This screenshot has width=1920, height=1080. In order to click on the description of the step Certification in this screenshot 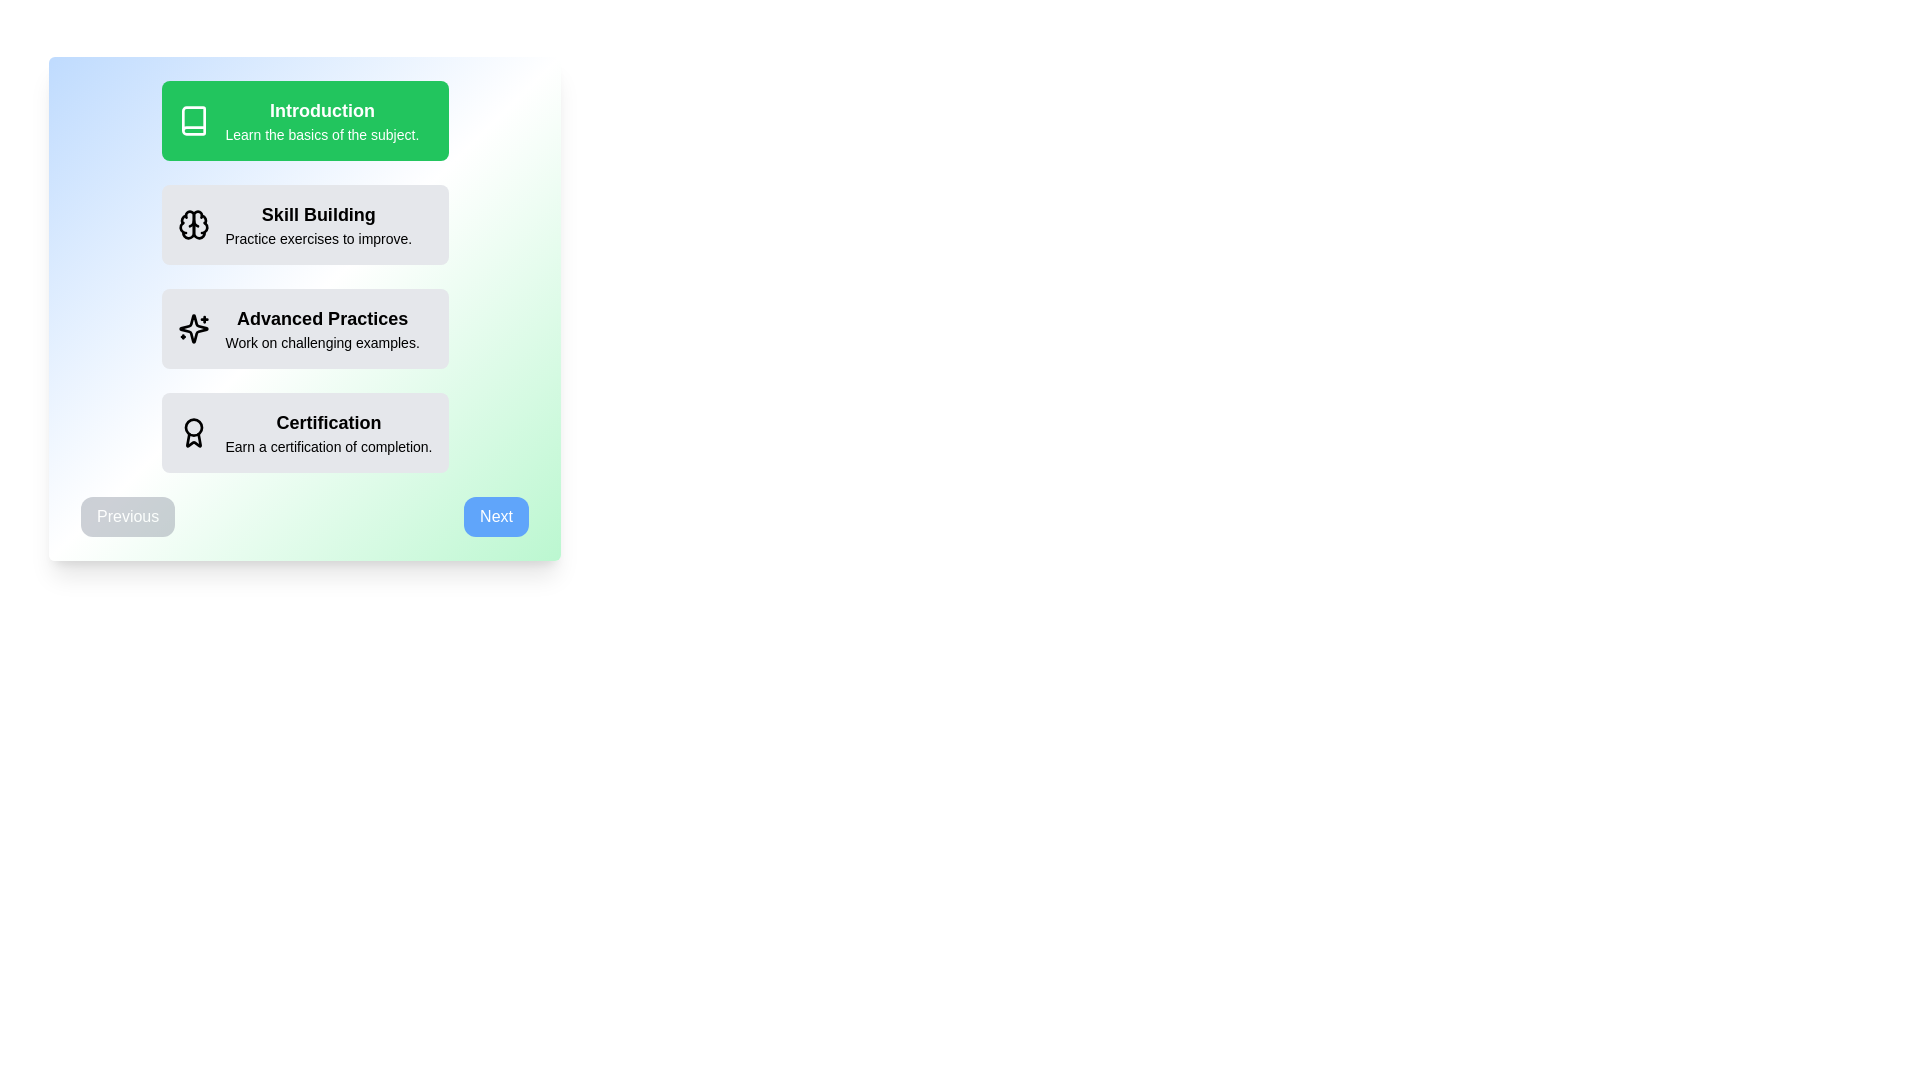, I will do `click(304, 431)`.